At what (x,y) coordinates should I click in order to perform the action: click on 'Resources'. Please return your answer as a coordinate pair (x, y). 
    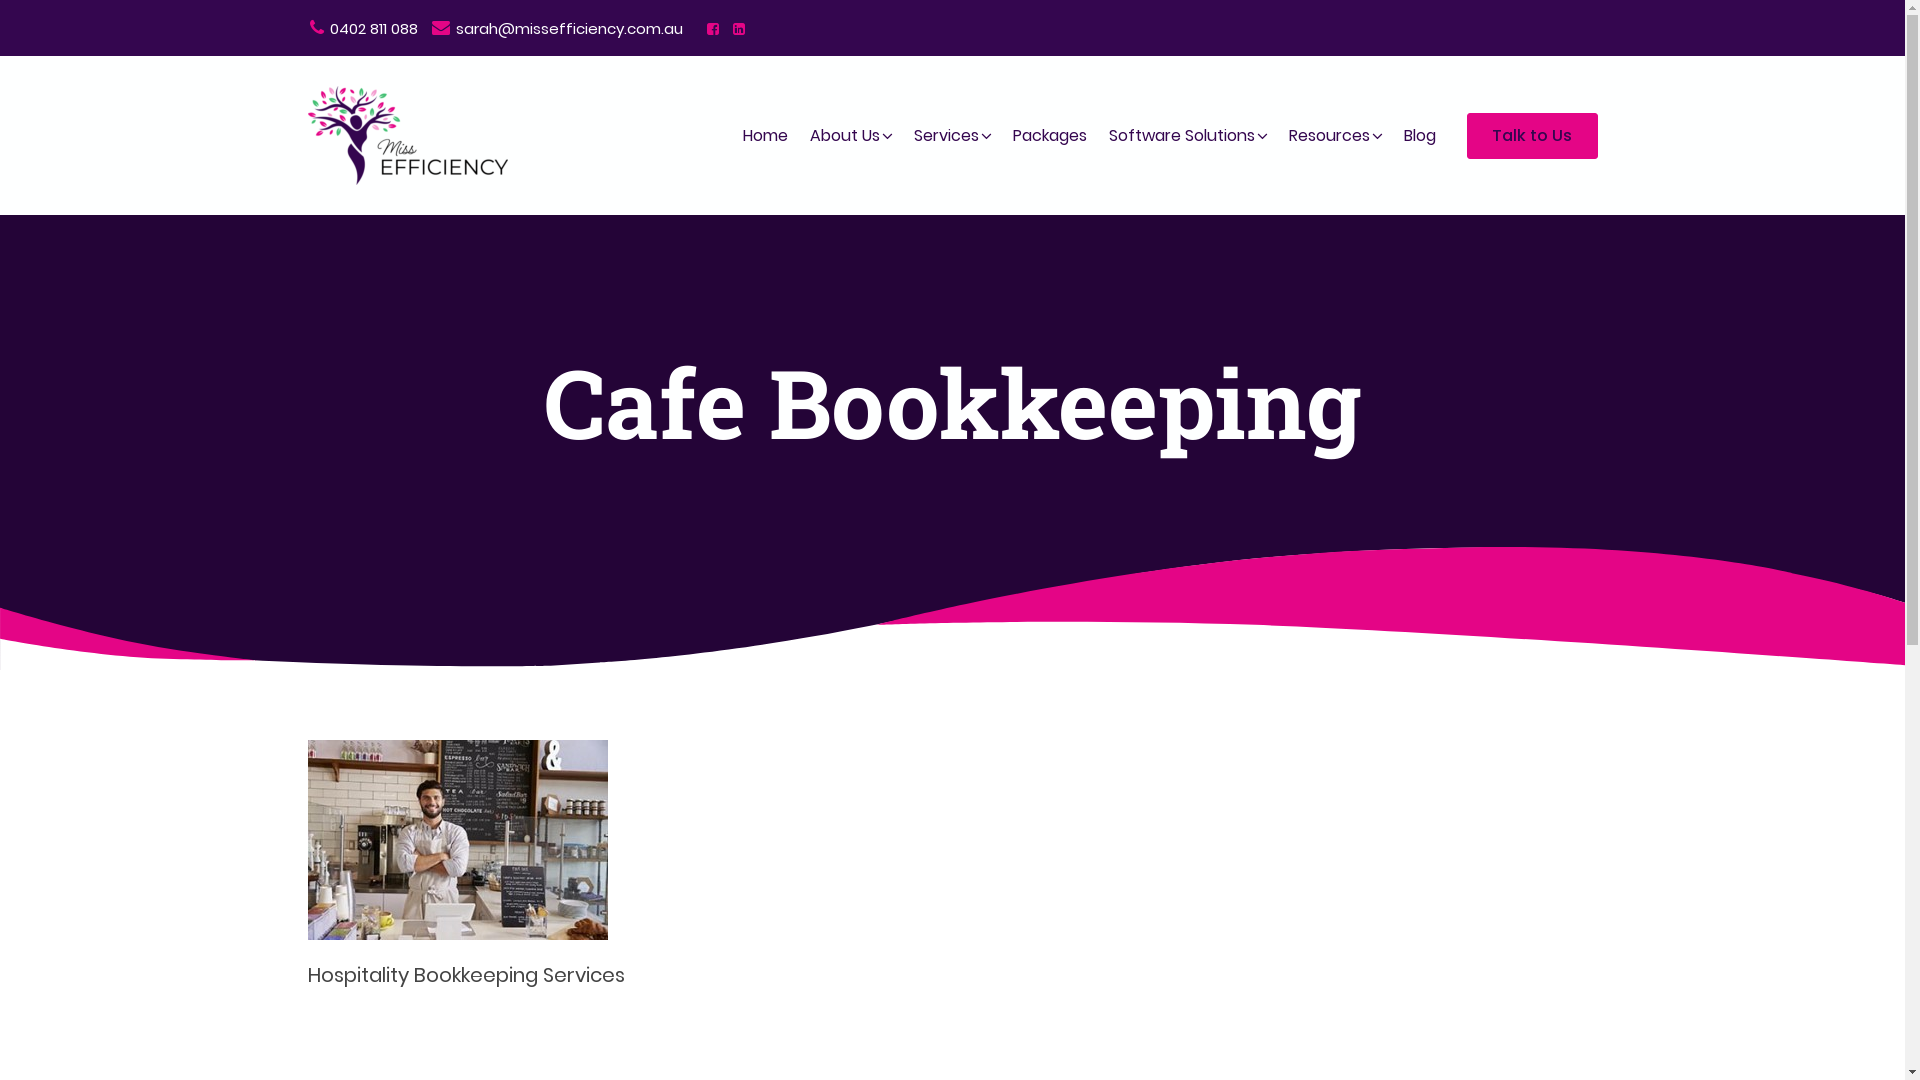
    Looking at the image, I should click on (1283, 135).